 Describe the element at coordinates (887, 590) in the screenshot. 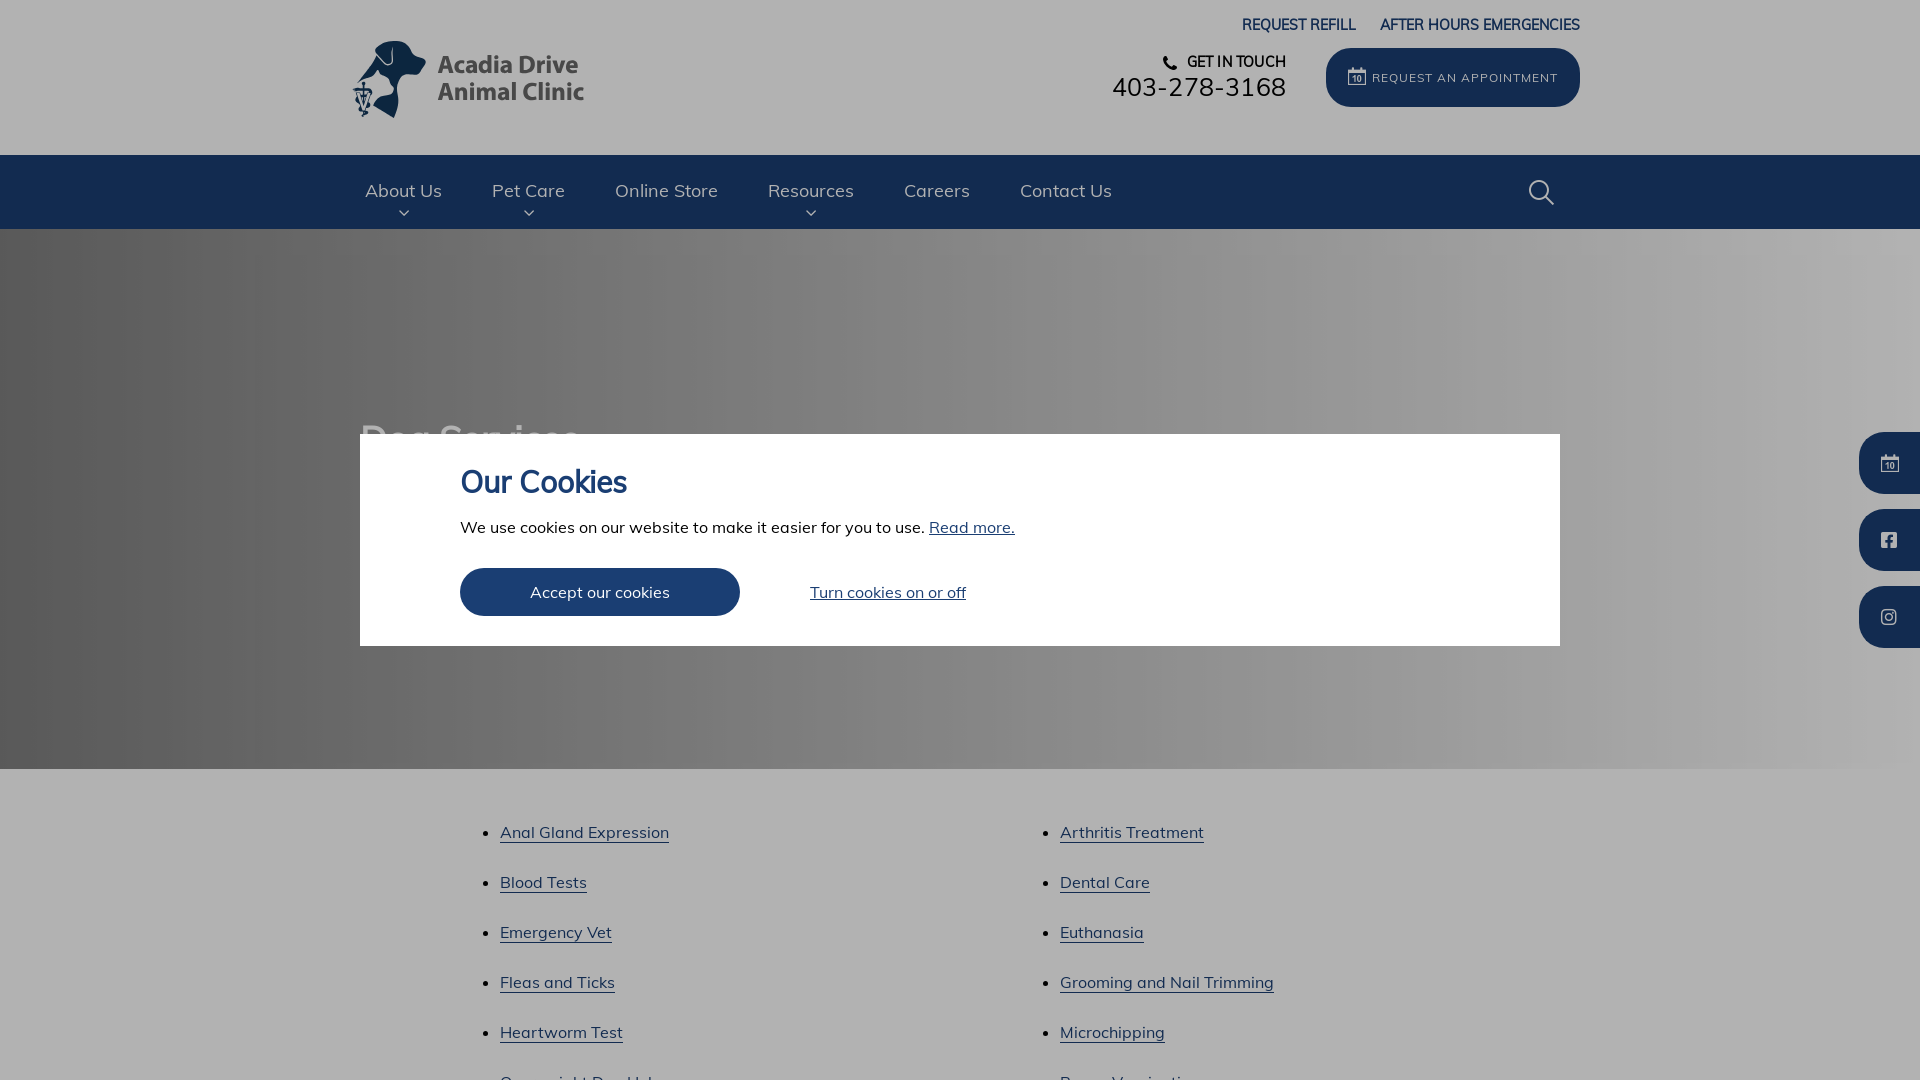

I see `'Turn cookies on or off'` at that location.